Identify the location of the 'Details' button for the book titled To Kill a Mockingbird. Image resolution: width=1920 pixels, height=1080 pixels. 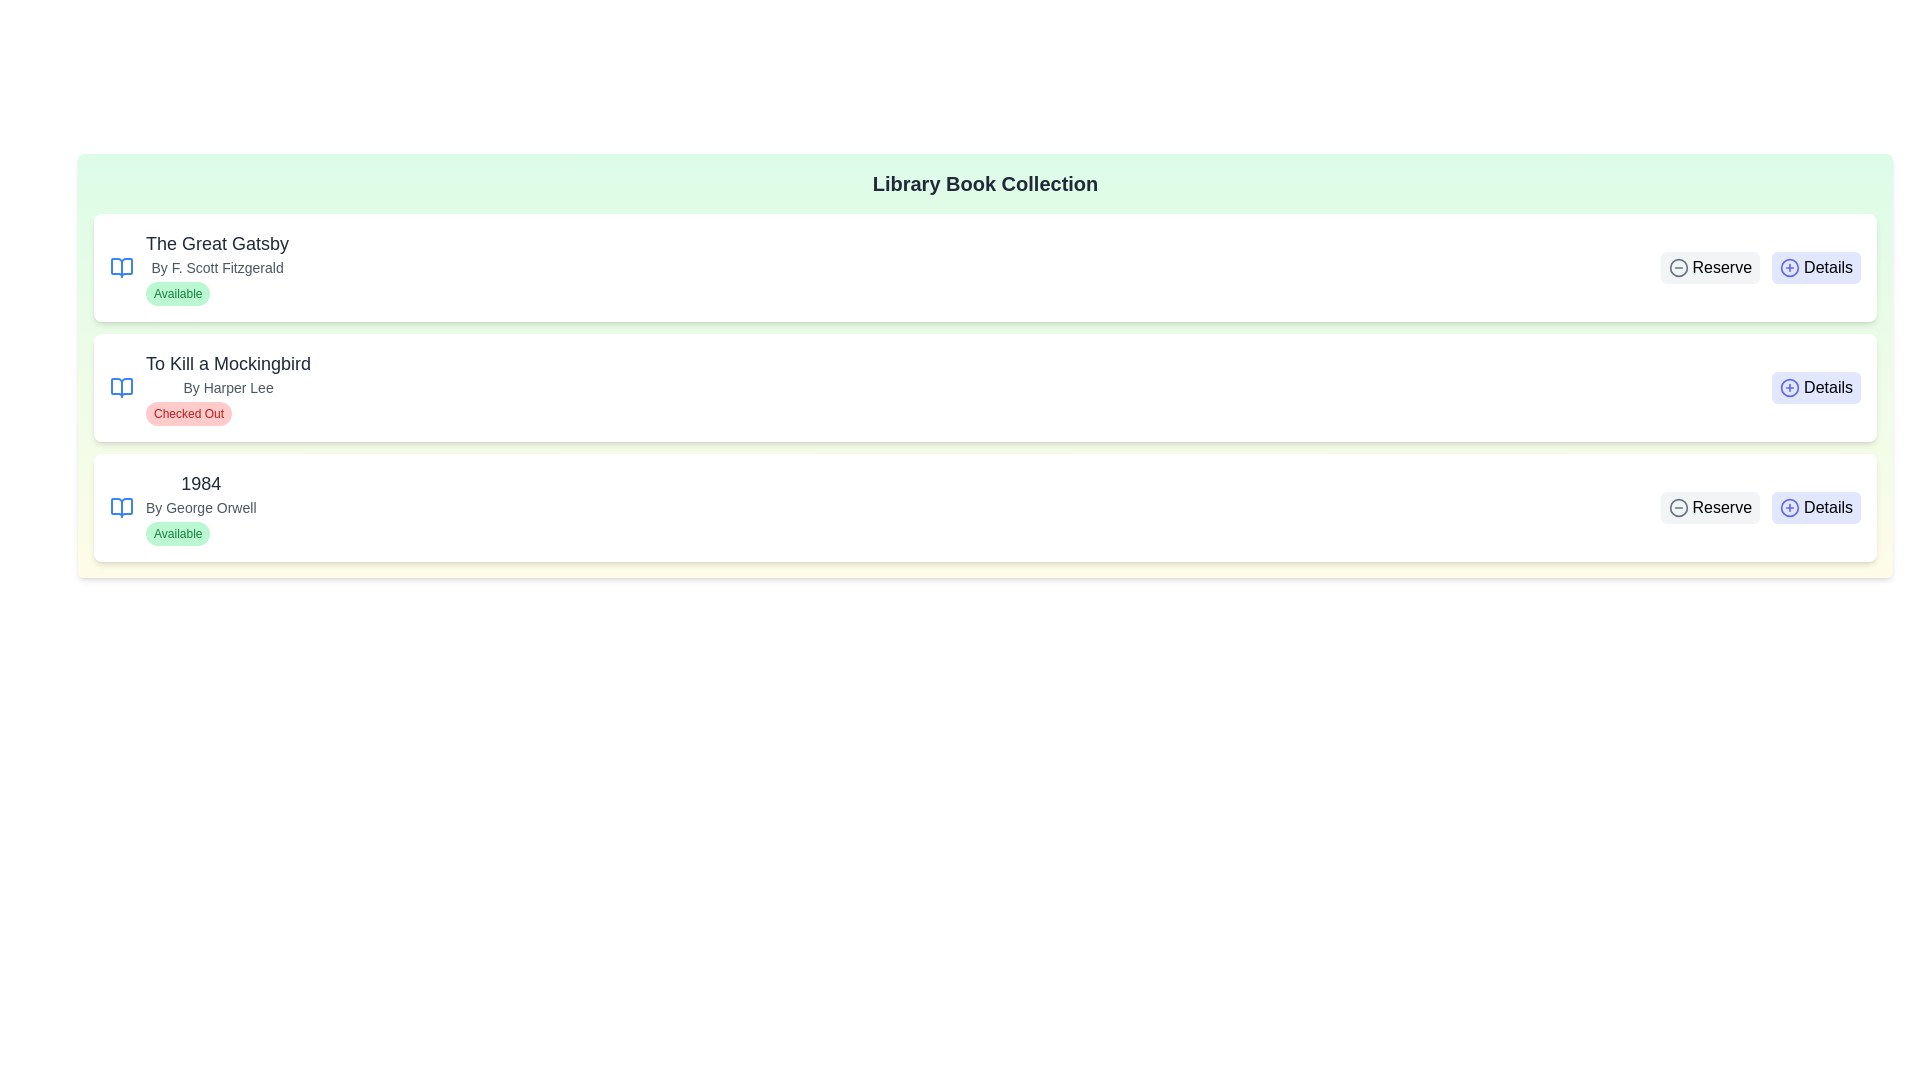
(1815, 388).